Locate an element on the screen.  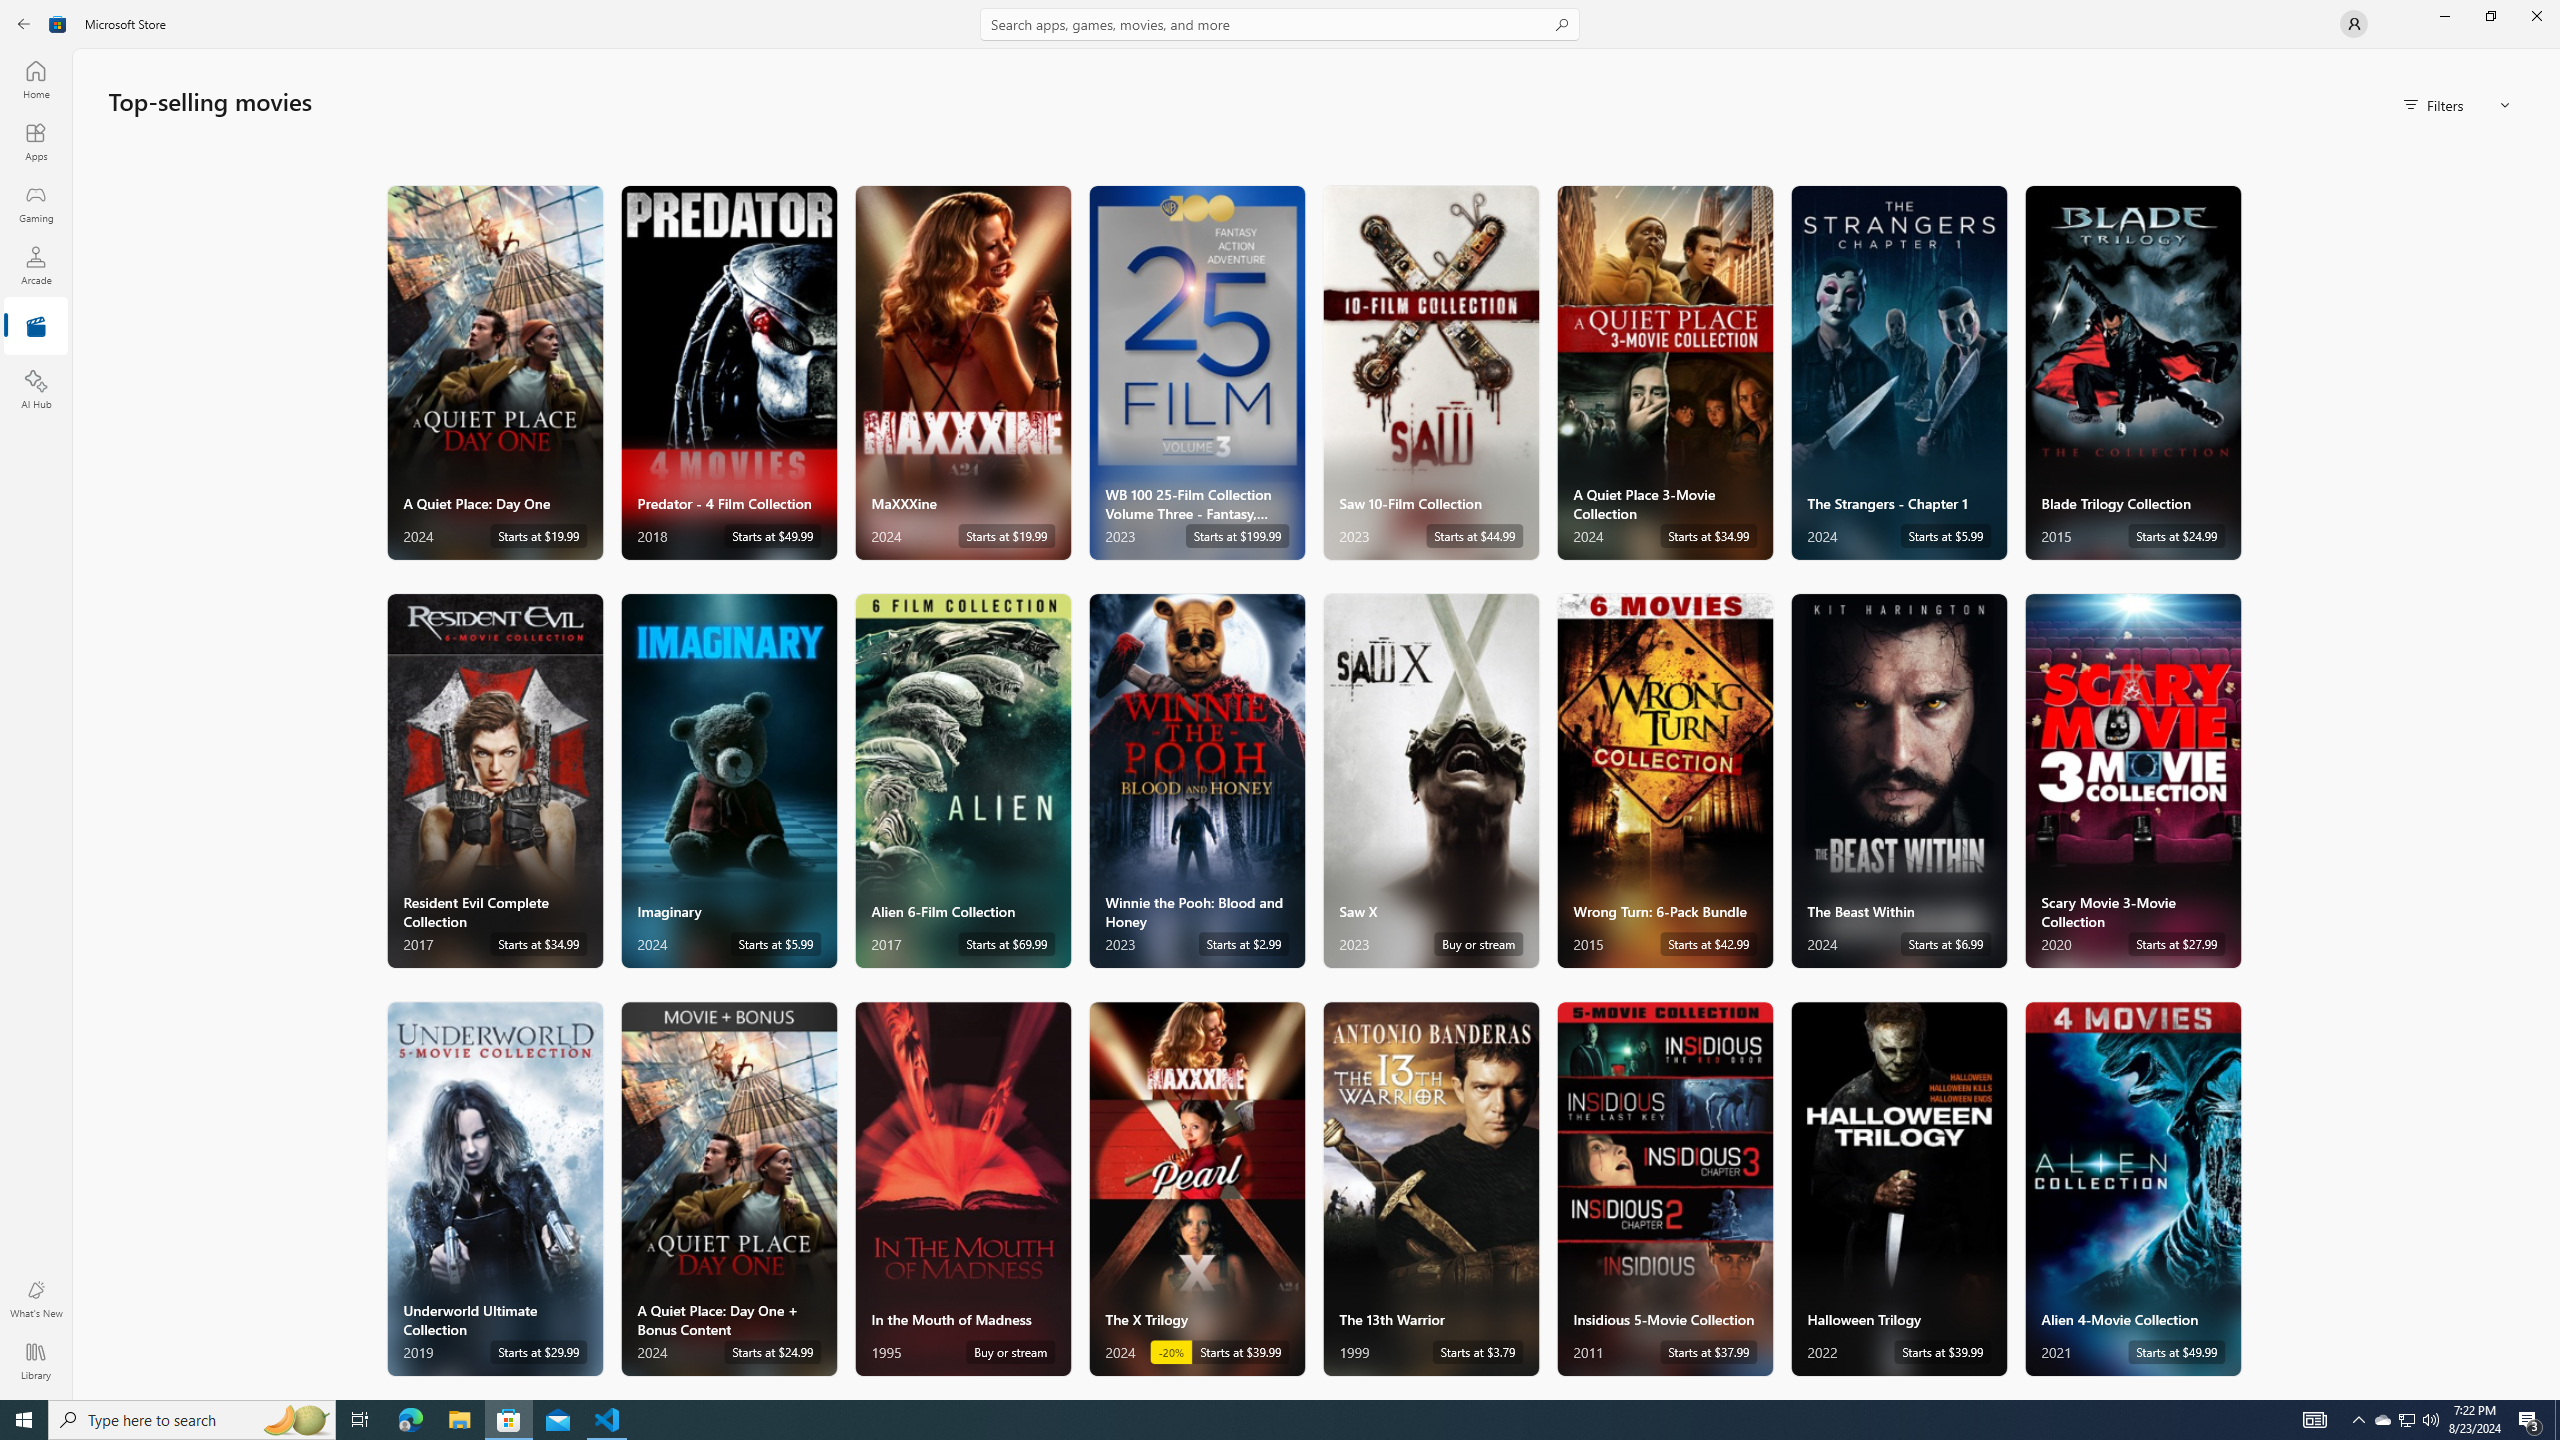
'Saw 10-Film Collection. Starts at $44.99  ' is located at coordinates (1430, 371).